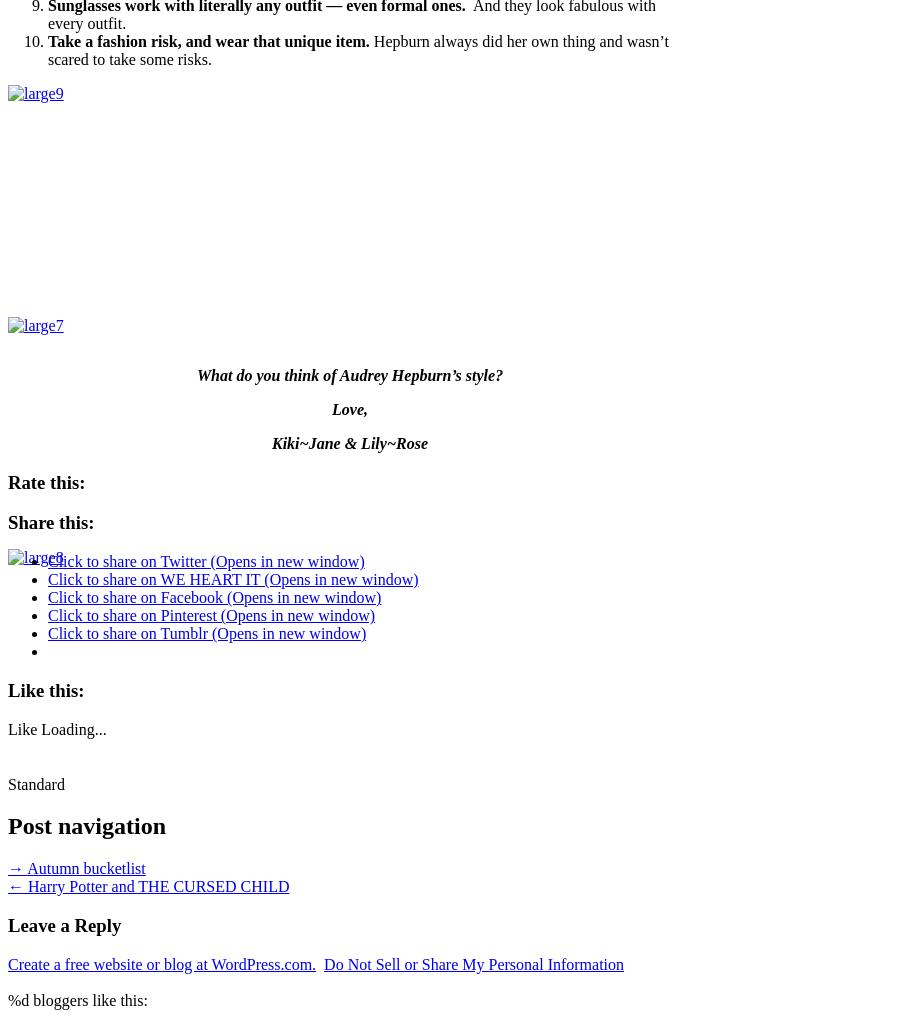 The height and width of the screenshot is (1024, 908). Describe the element at coordinates (21, 727) in the screenshot. I see `'Like'` at that location.